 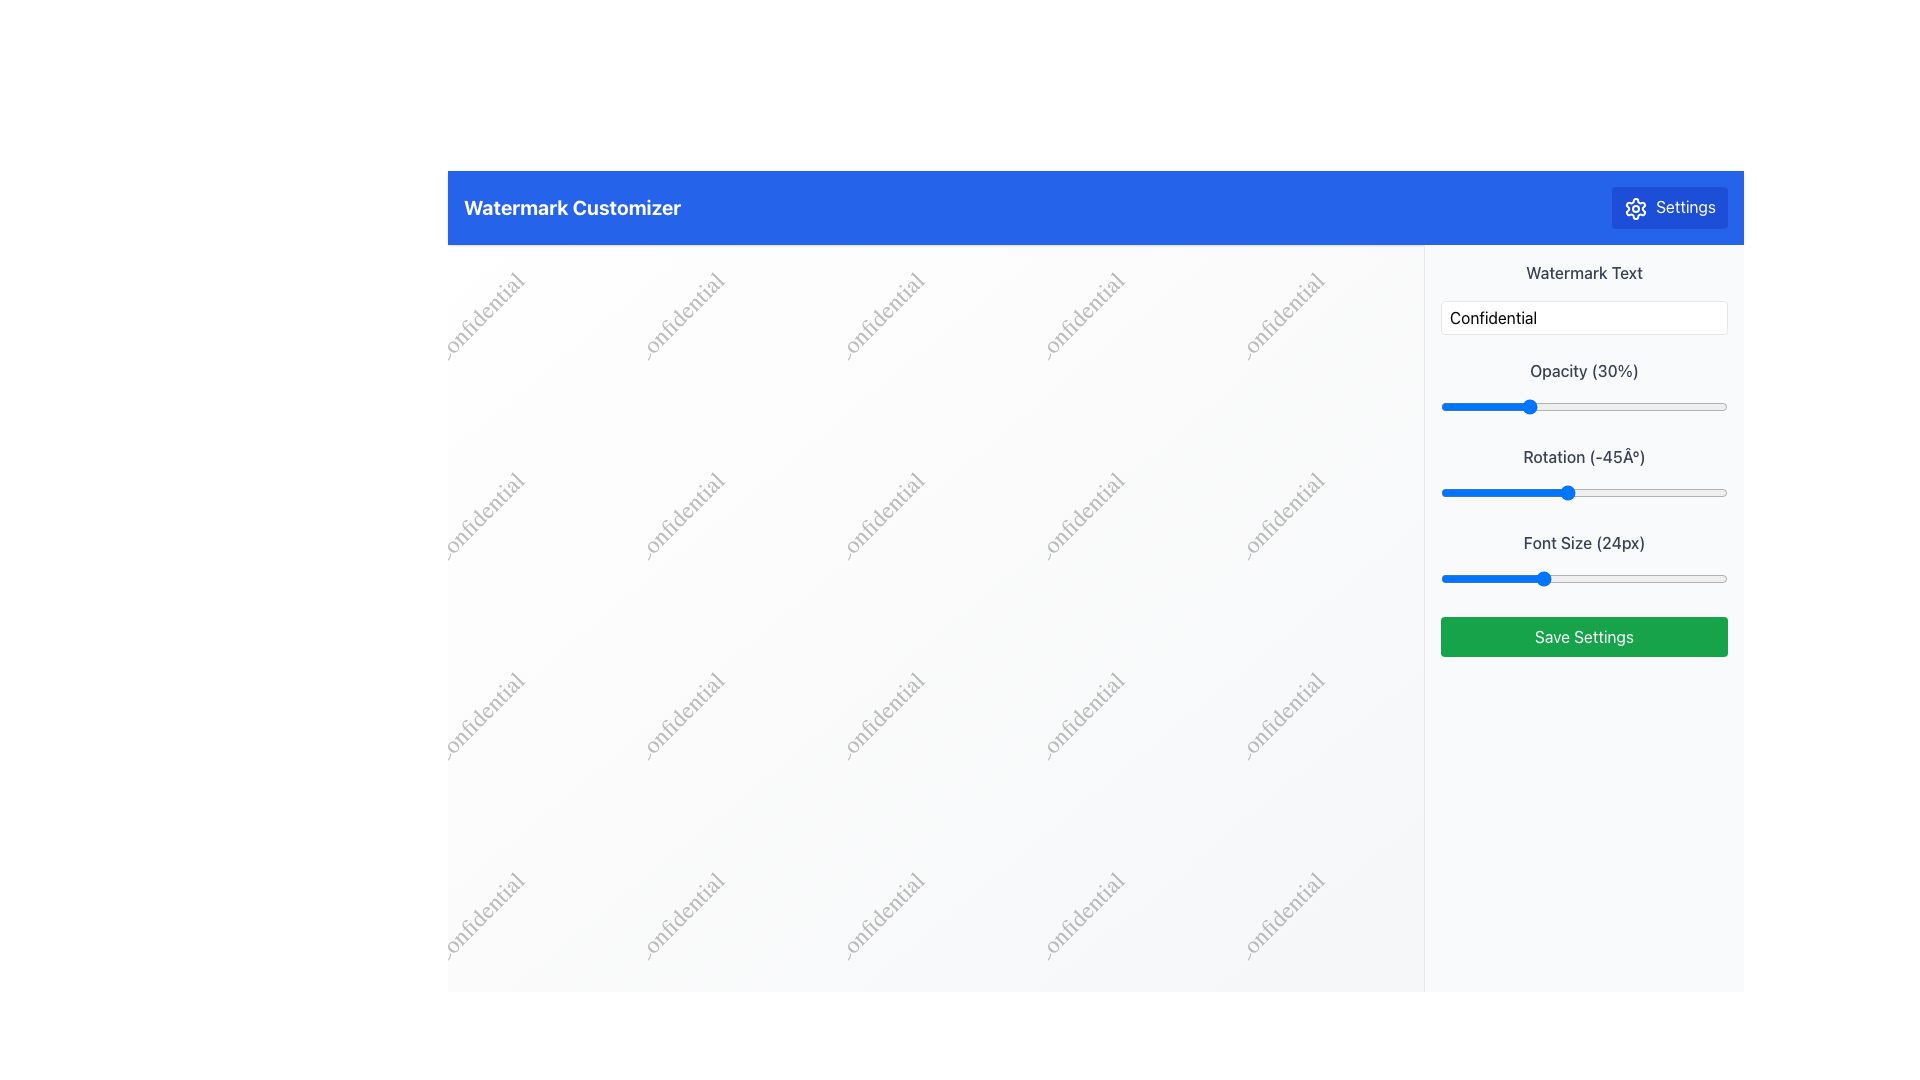 I want to click on the font size, so click(x=1505, y=578).